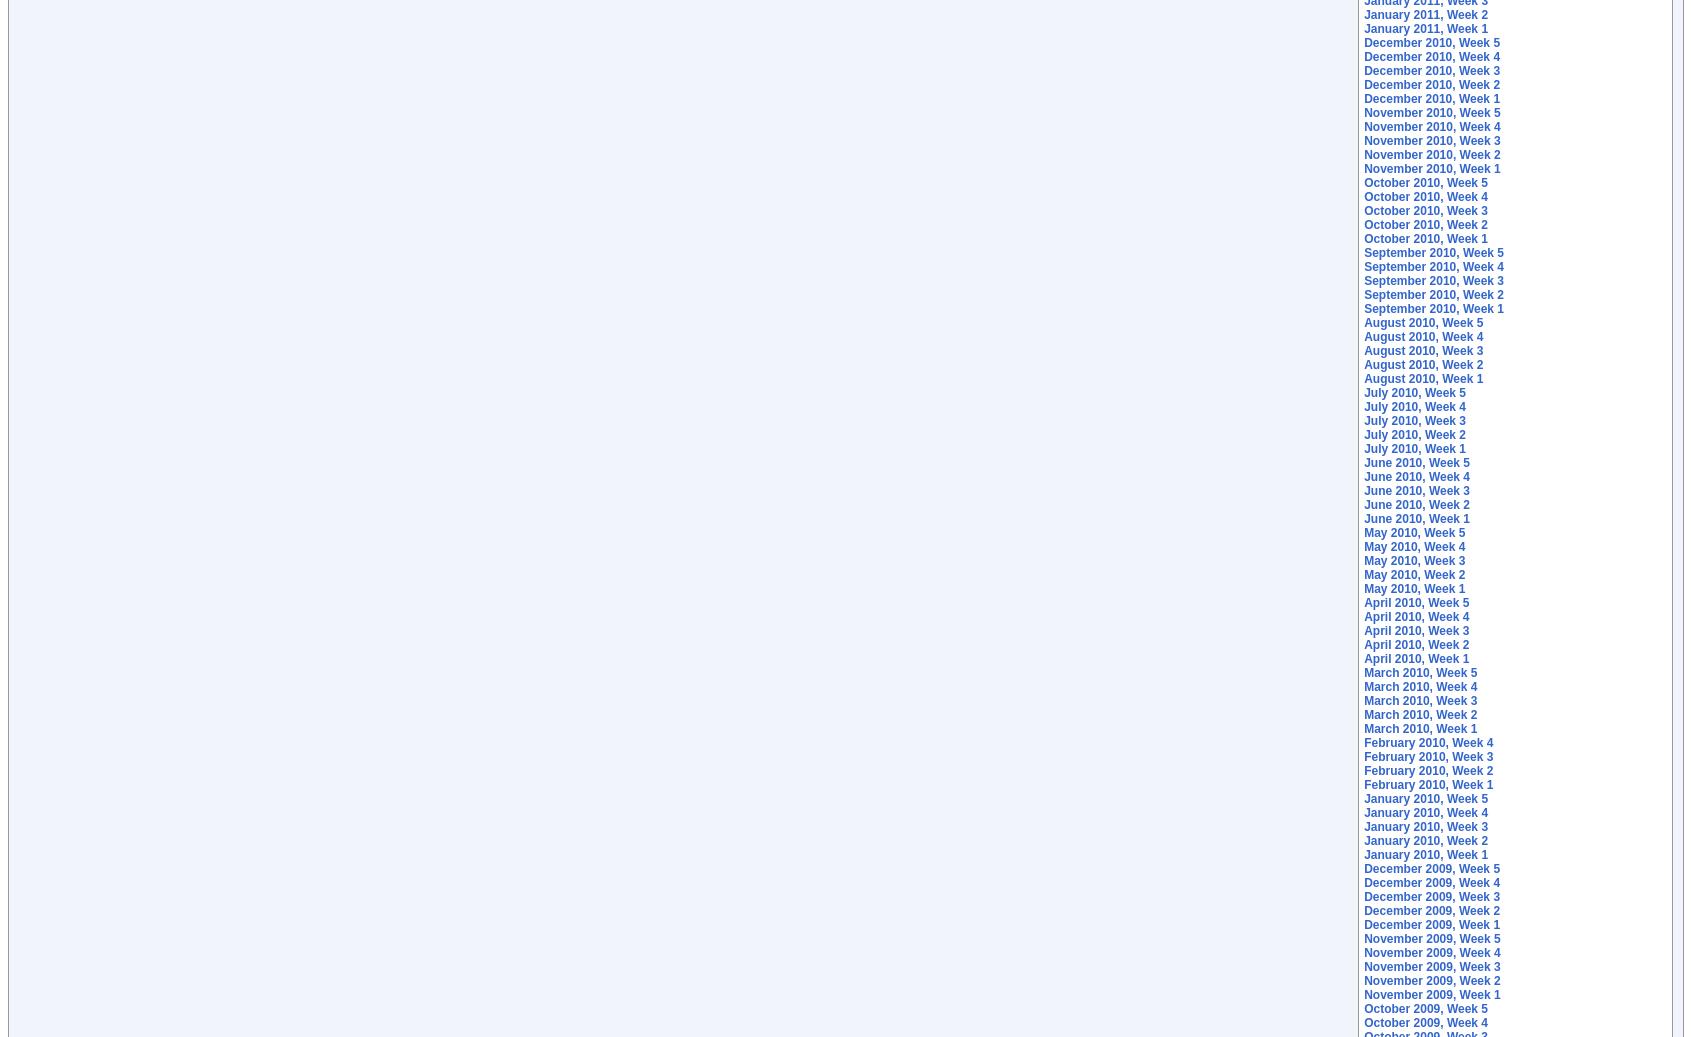 The image size is (1692, 1037). What do you see at coordinates (1413, 575) in the screenshot?
I see `'May 2010, Week 2'` at bounding box center [1413, 575].